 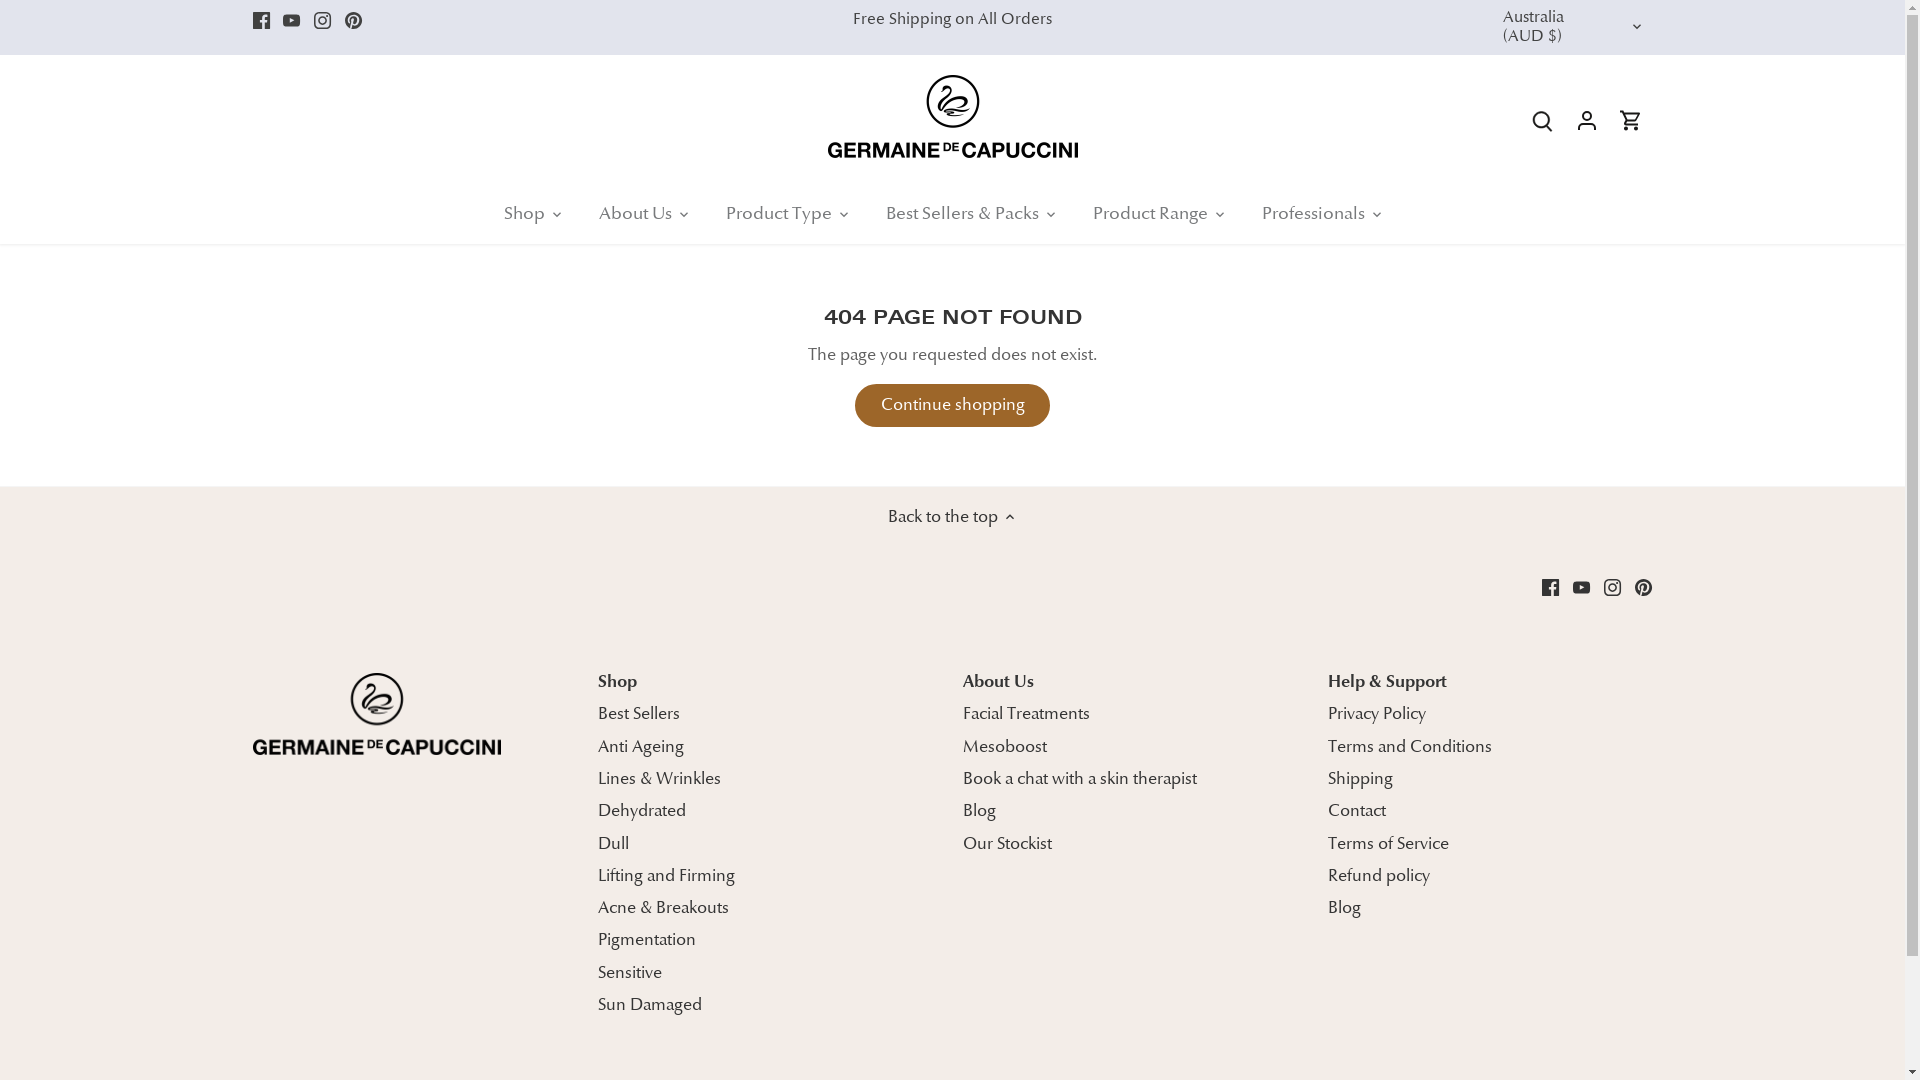 I want to click on 'Best Sellers', so click(x=637, y=712).